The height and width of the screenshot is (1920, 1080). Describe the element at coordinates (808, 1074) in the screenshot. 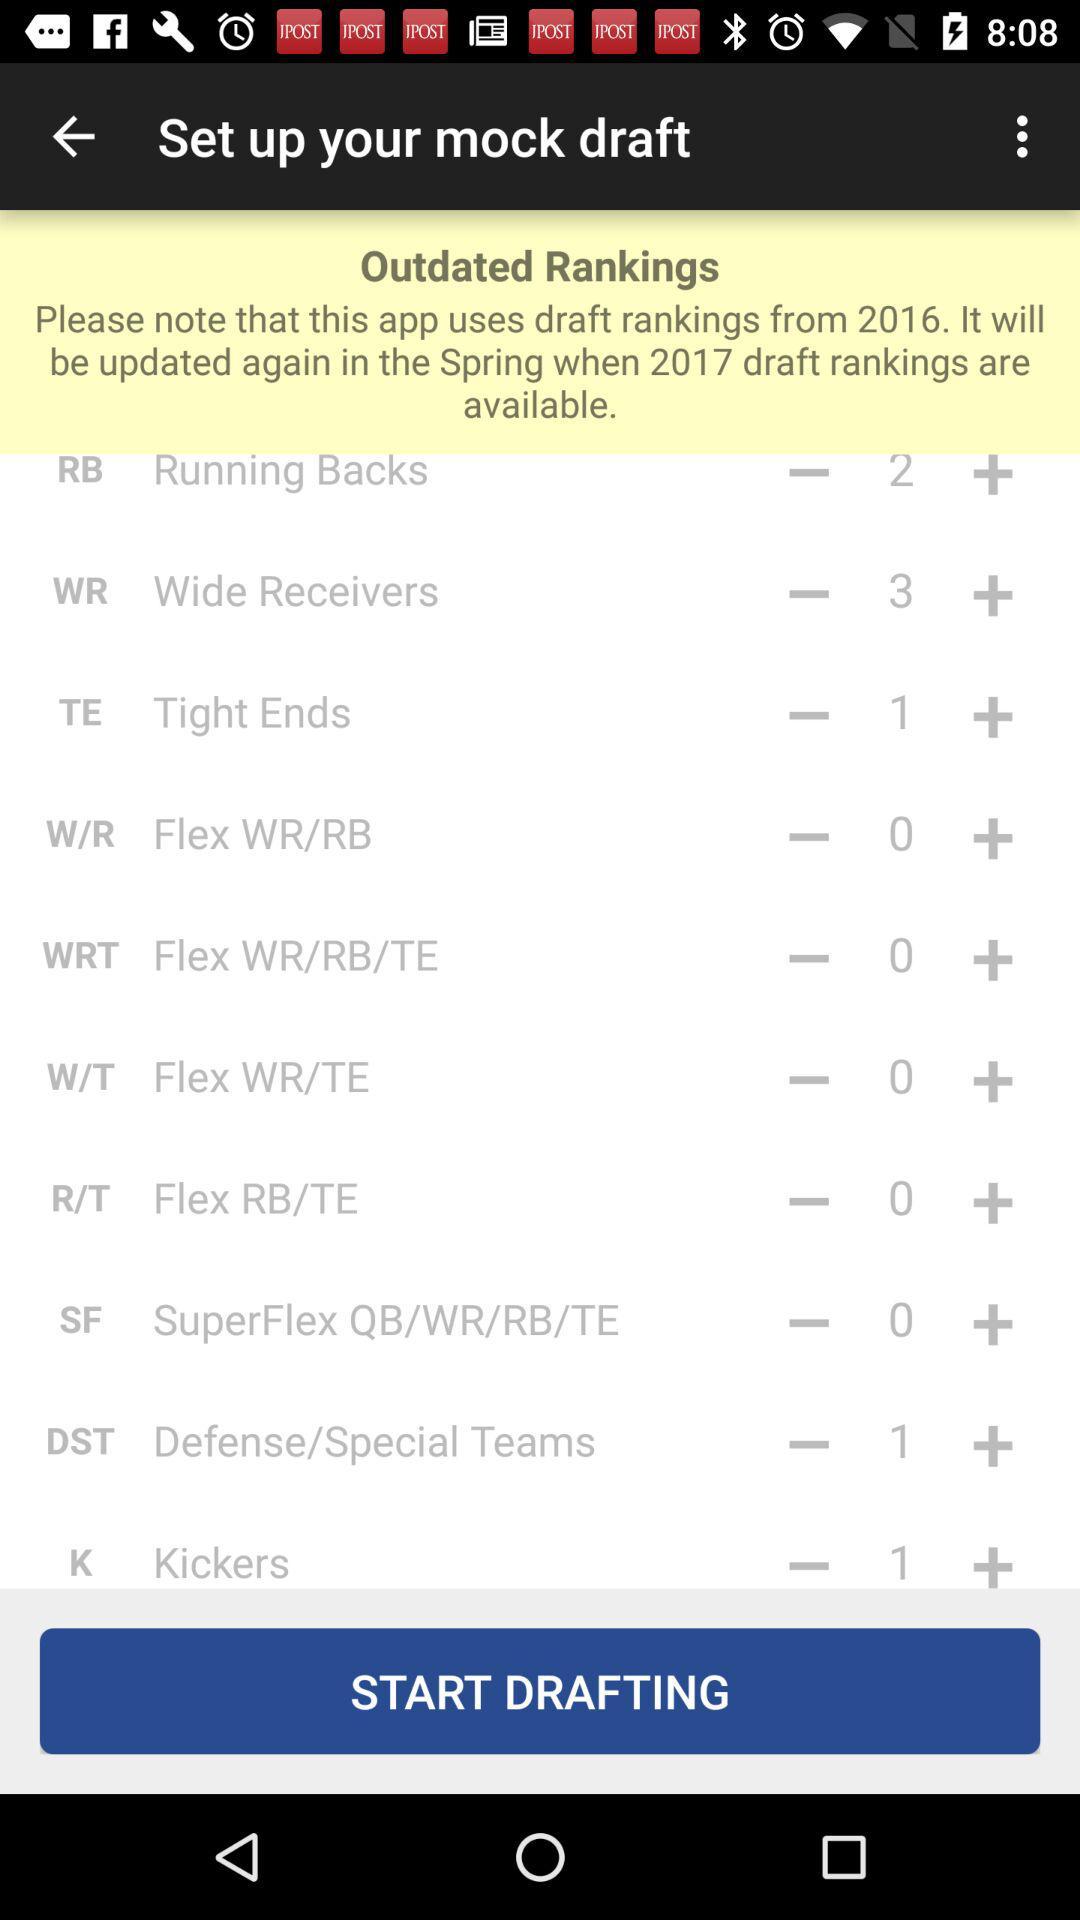

I see `the icon to the right of flex wr/te icon` at that location.